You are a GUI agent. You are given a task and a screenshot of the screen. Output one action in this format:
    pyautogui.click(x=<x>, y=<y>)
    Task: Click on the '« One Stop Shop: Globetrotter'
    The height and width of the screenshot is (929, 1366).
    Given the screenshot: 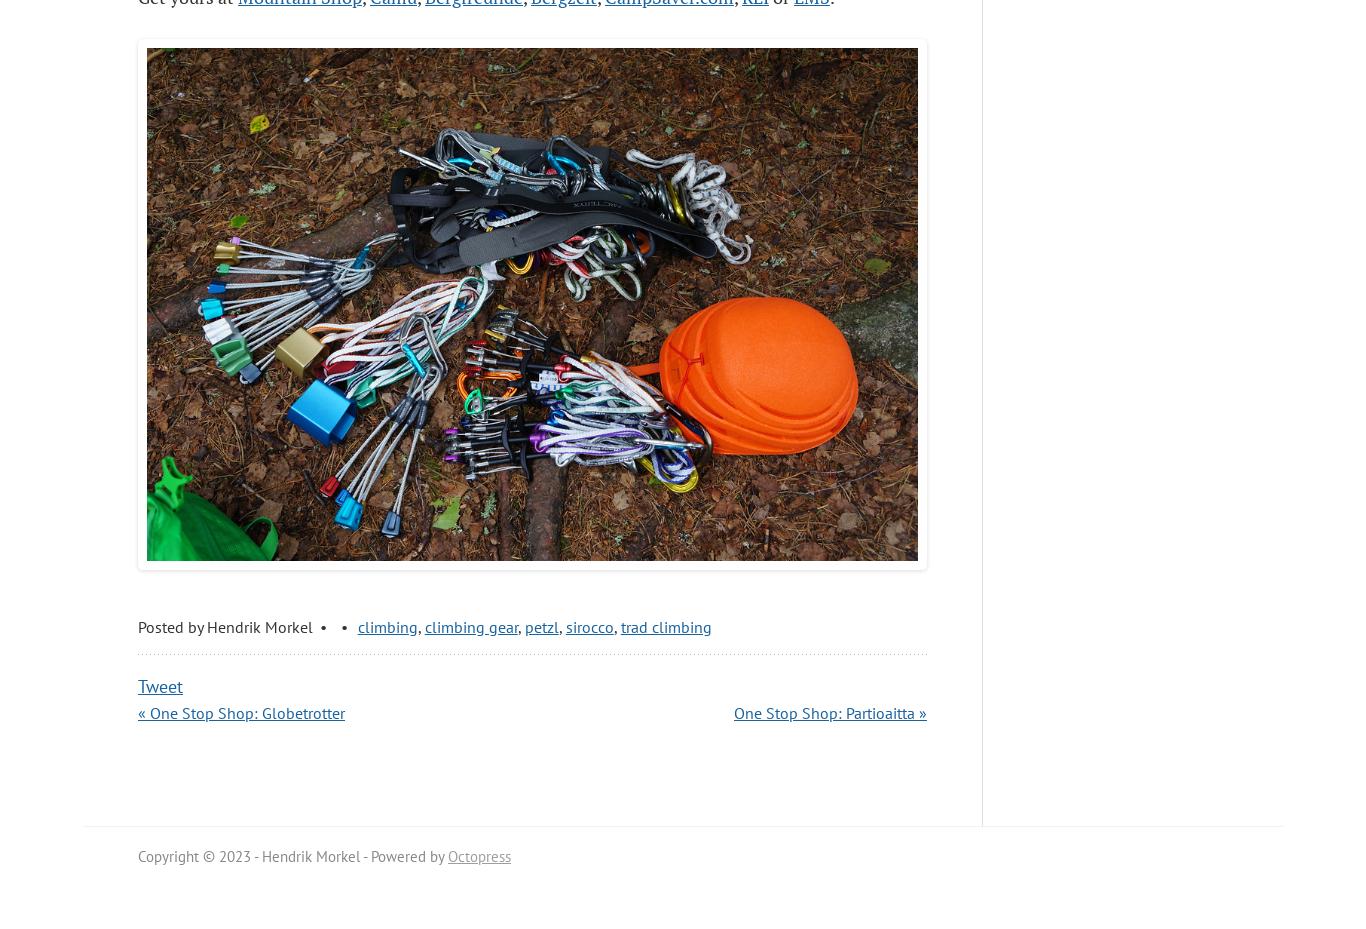 What is the action you would take?
    pyautogui.click(x=241, y=713)
    